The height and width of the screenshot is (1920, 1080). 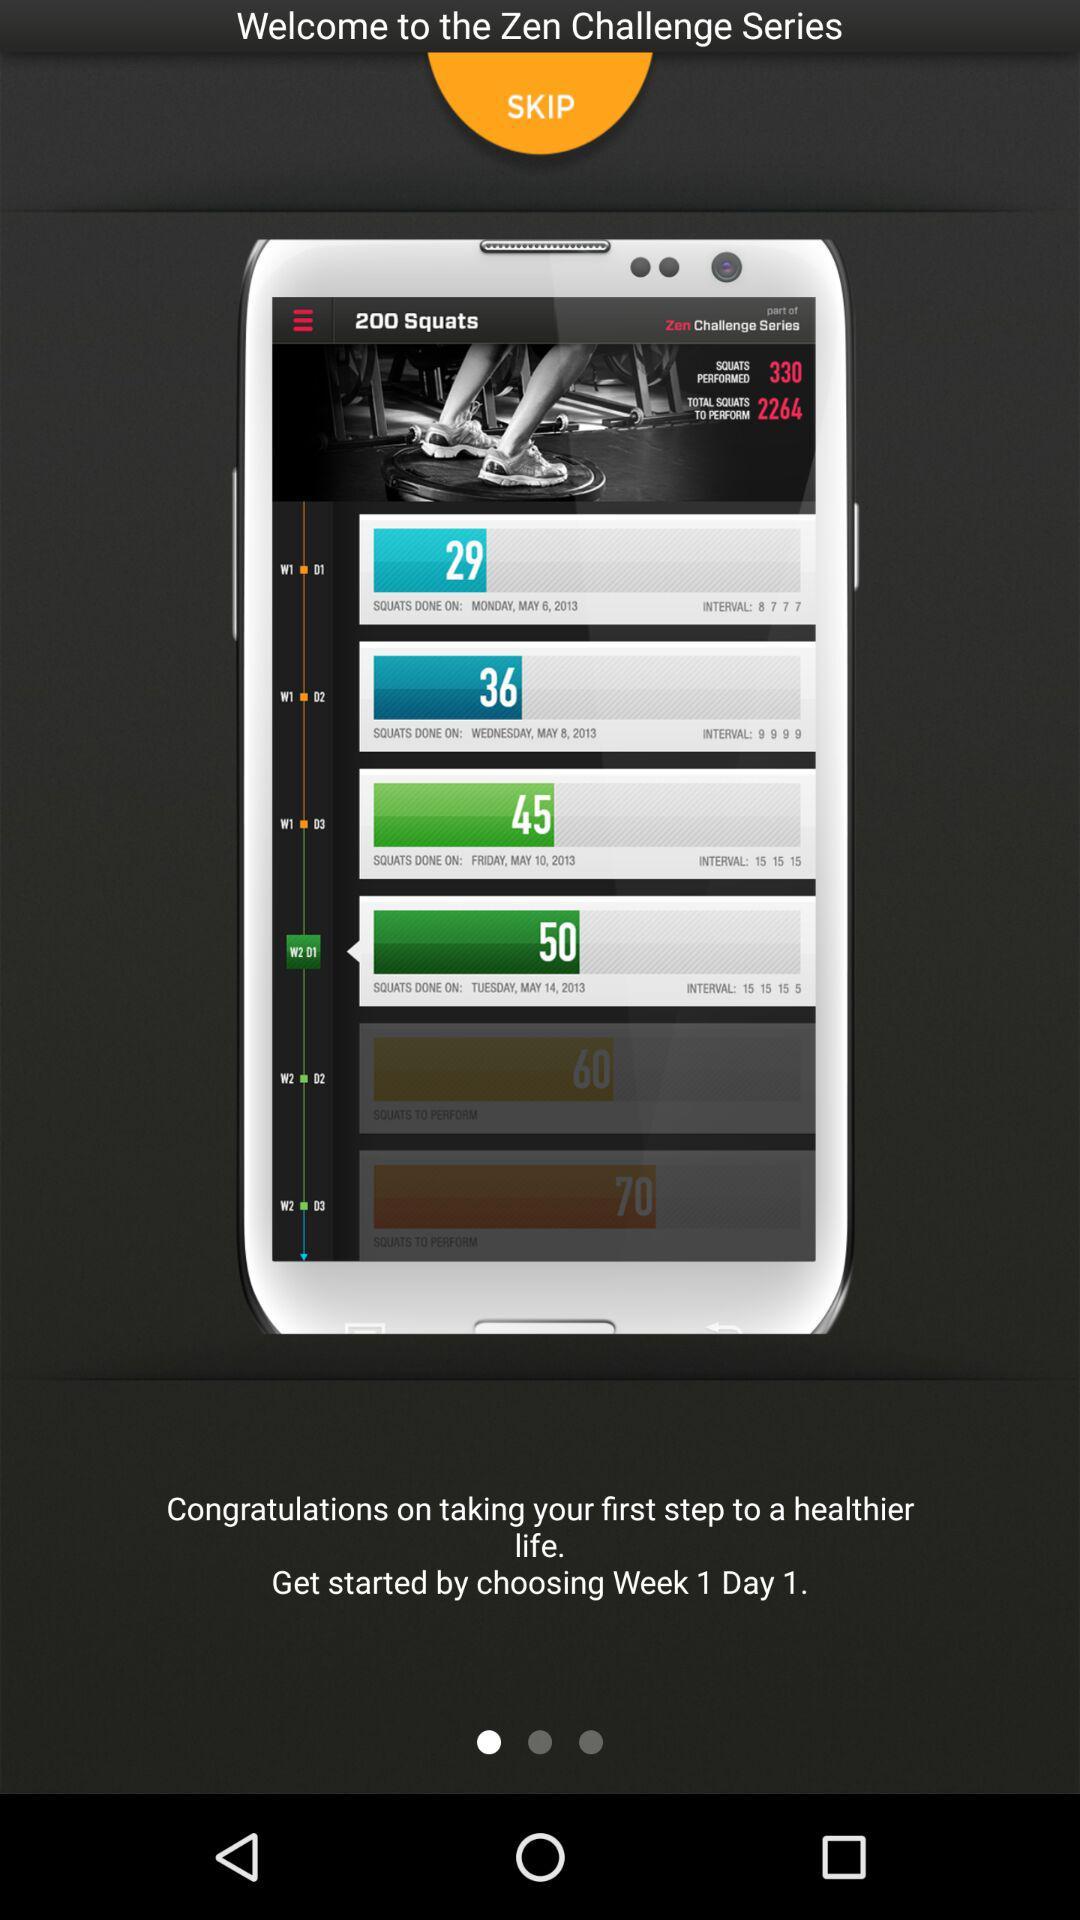 What do you see at coordinates (540, 114) in the screenshot?
I see `to skip` at bounding box center [540, 114].